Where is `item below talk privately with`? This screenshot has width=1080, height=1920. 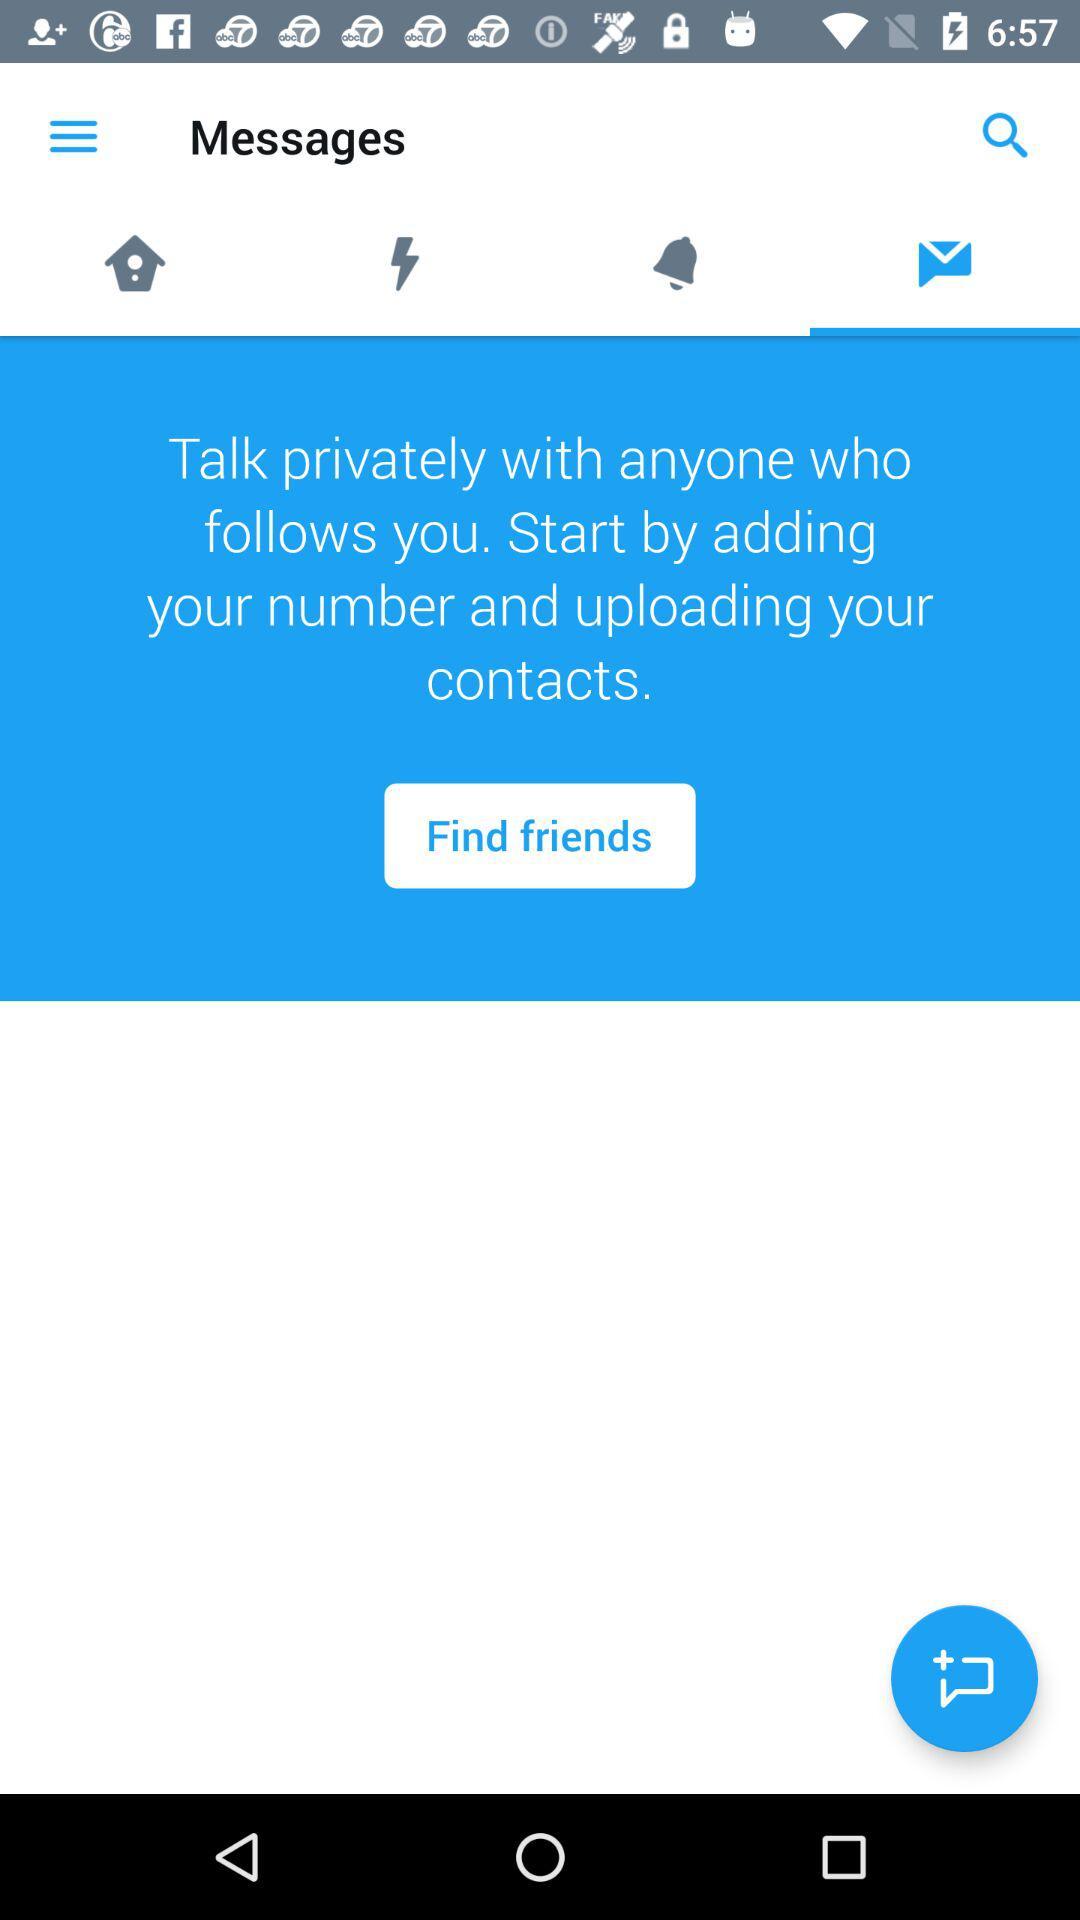 item below talk privately with is located at coordinates (963, 1678).